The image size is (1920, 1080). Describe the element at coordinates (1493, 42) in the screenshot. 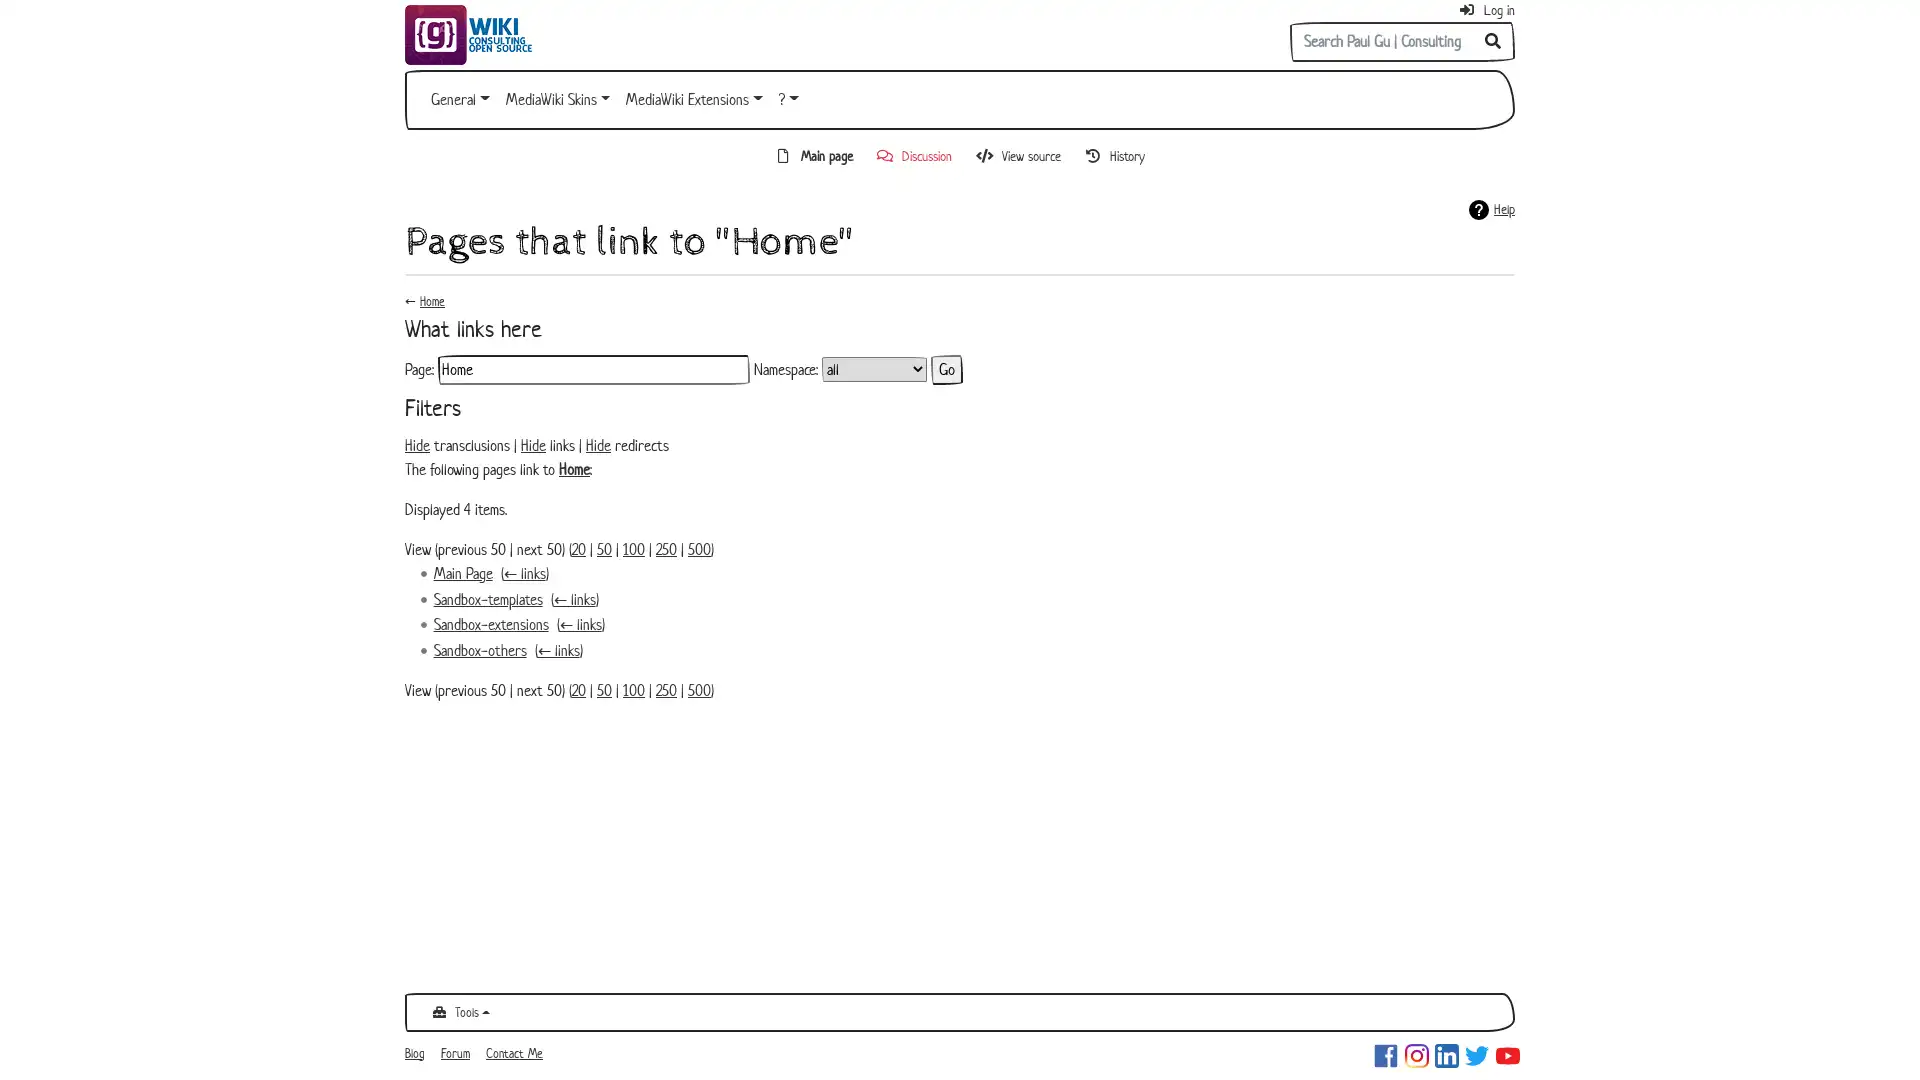

I see `Go to page` at that location.